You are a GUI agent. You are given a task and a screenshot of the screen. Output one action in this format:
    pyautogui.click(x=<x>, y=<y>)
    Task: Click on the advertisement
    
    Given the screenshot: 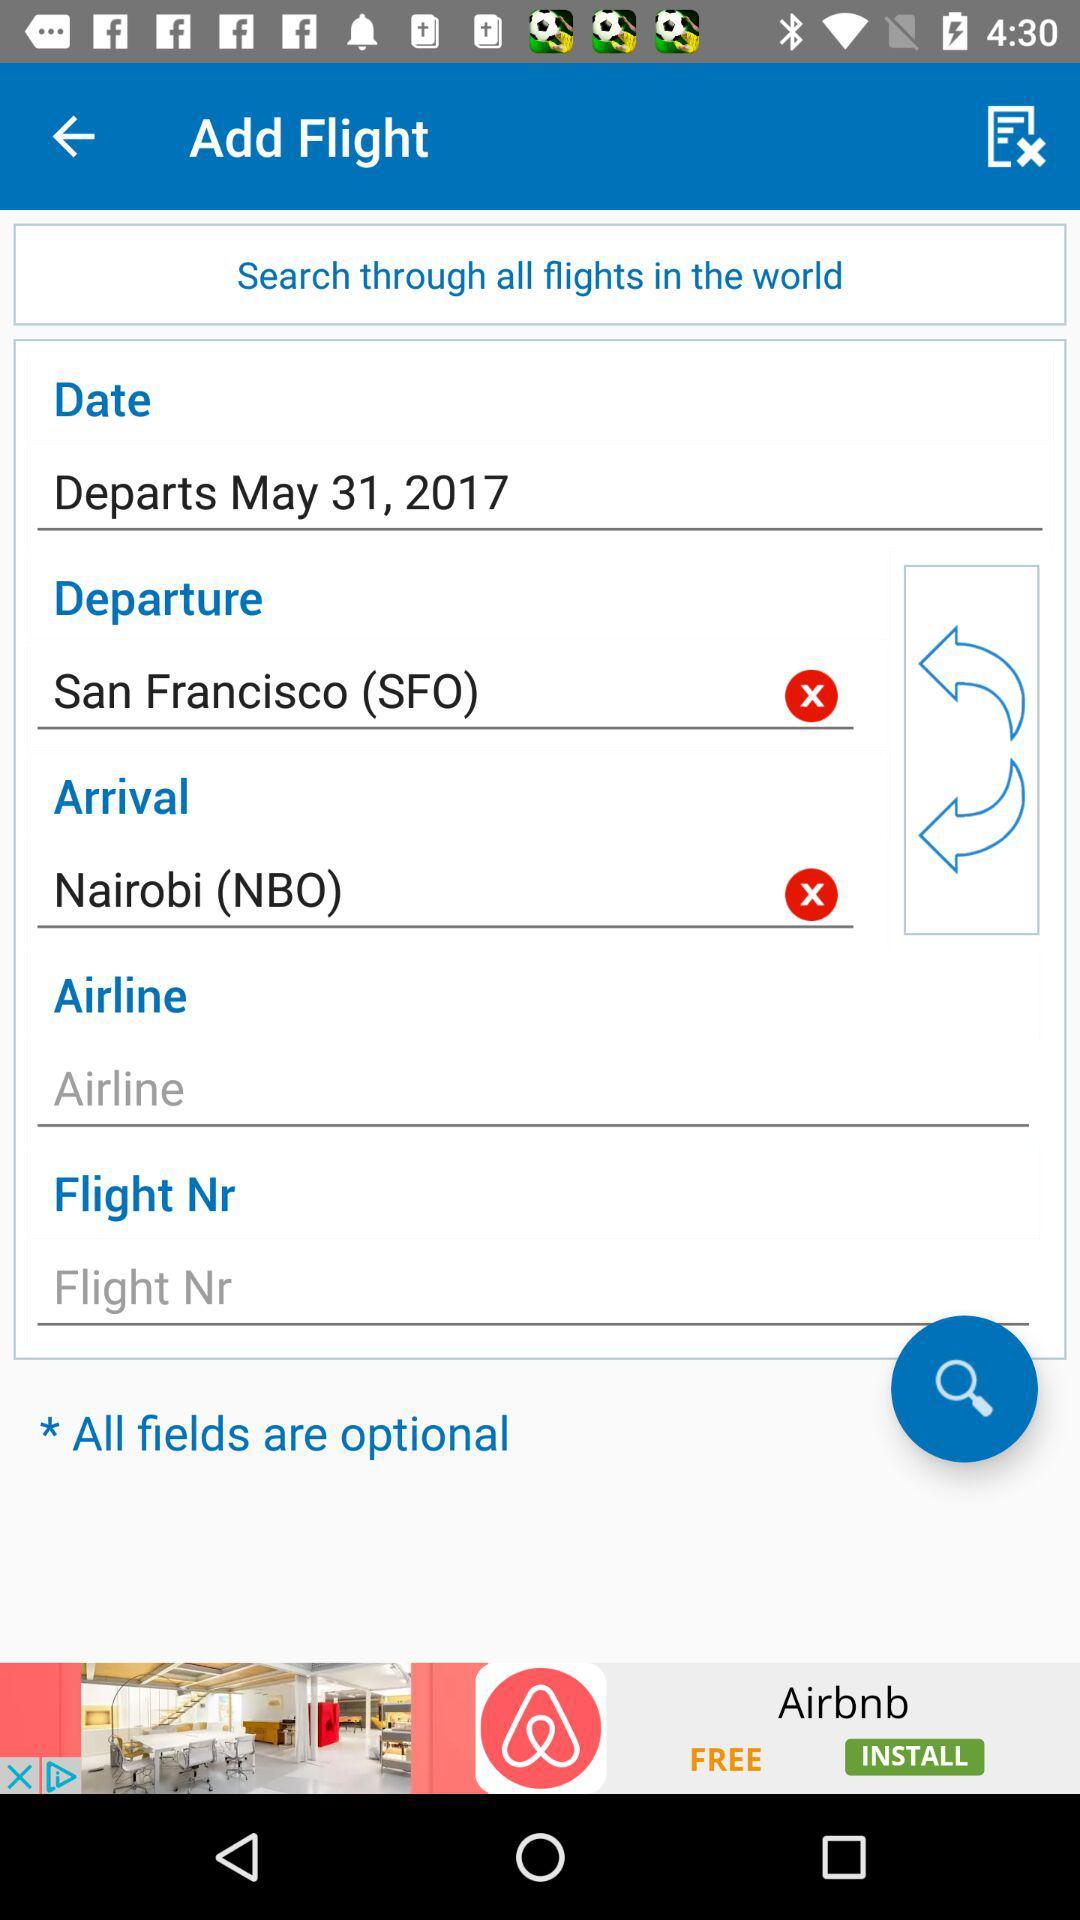 What is the action you would take?
    pyautogui.click(x=540, y=1727)
    